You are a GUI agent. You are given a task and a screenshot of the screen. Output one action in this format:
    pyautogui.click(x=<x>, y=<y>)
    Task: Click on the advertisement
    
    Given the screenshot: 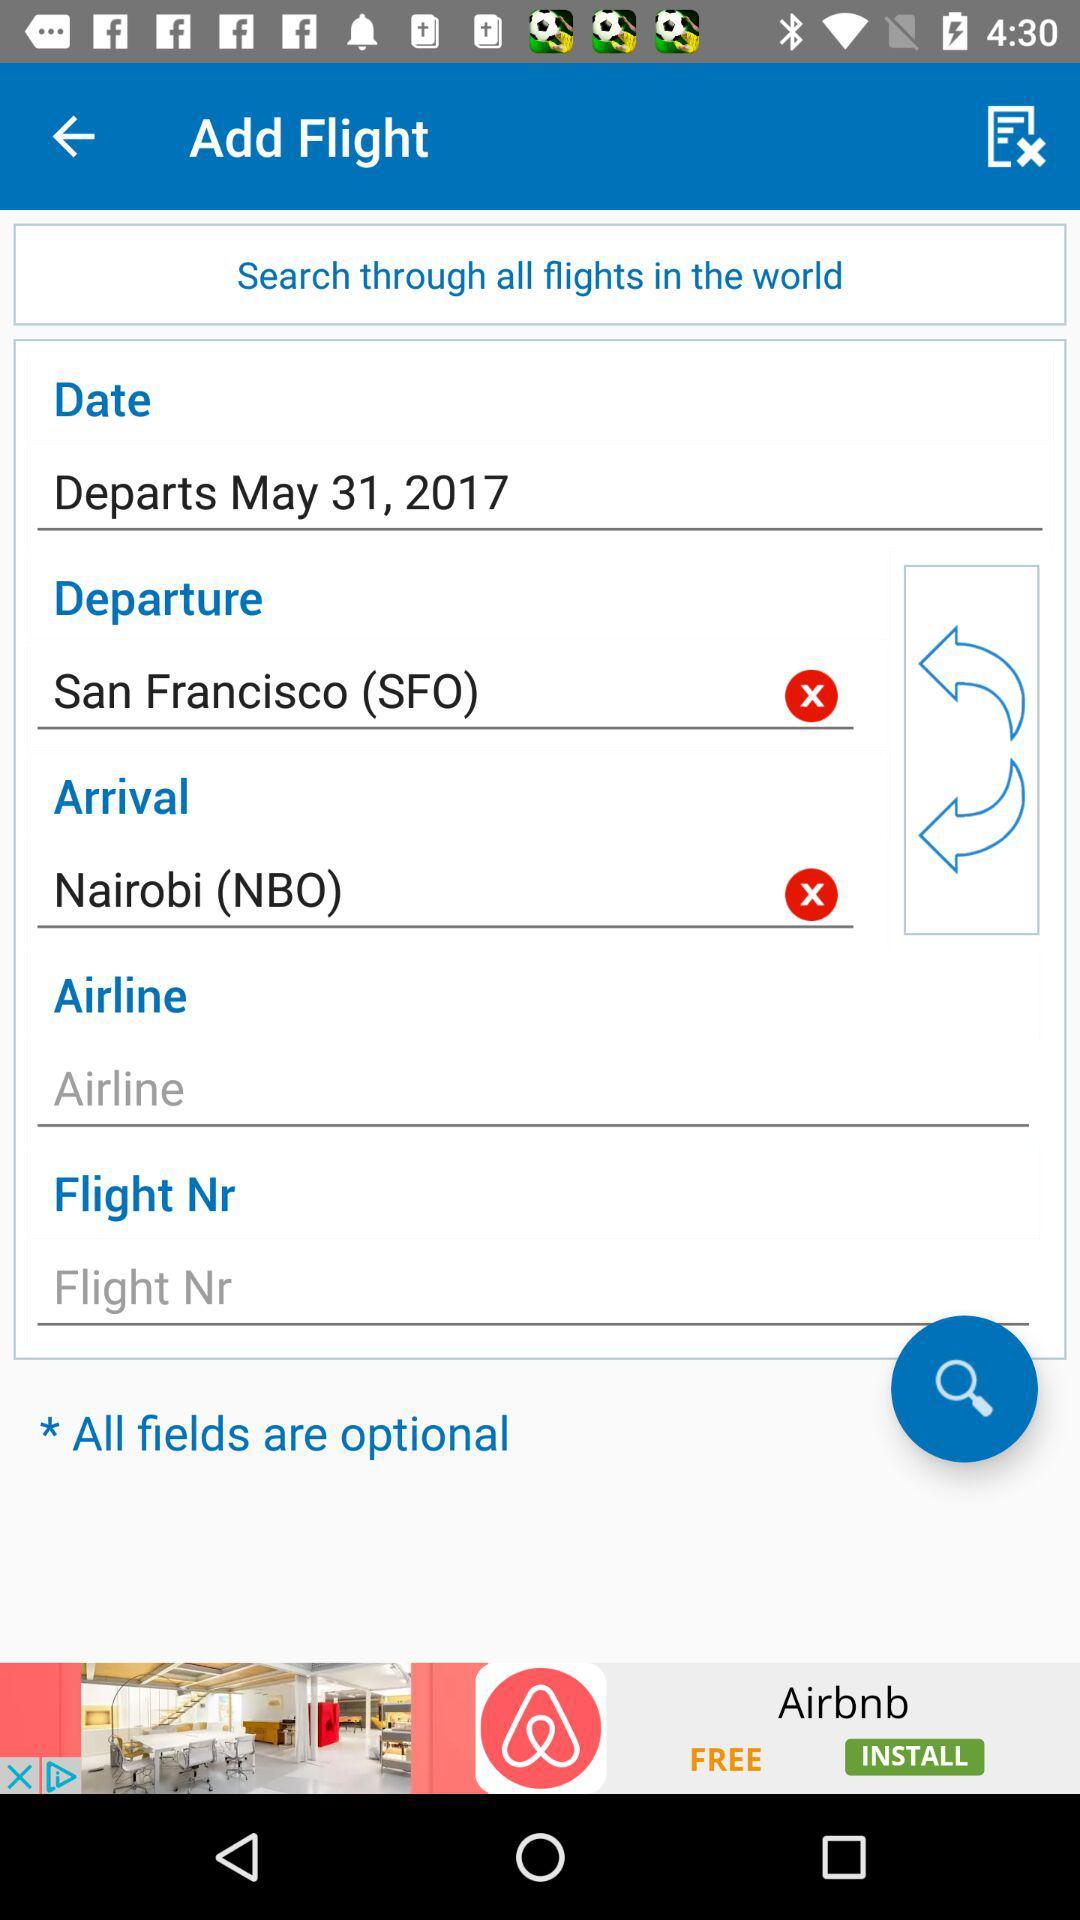 What is the action you would take?
    pyautogui.click(x=540, y=1727)
    